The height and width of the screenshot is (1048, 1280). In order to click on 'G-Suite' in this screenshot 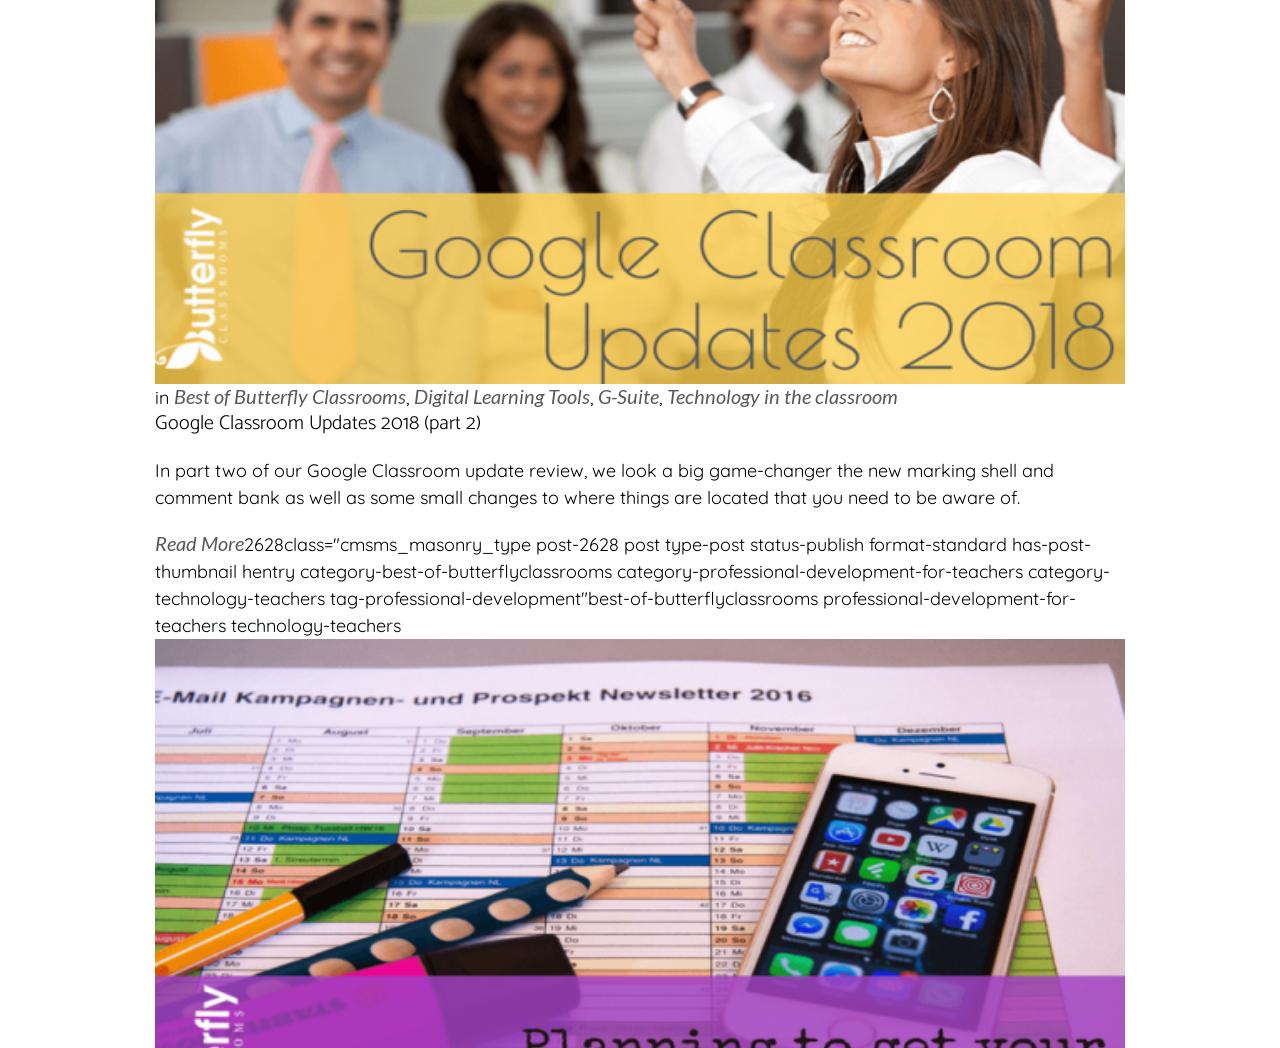, I will do `click(627, 394)`.